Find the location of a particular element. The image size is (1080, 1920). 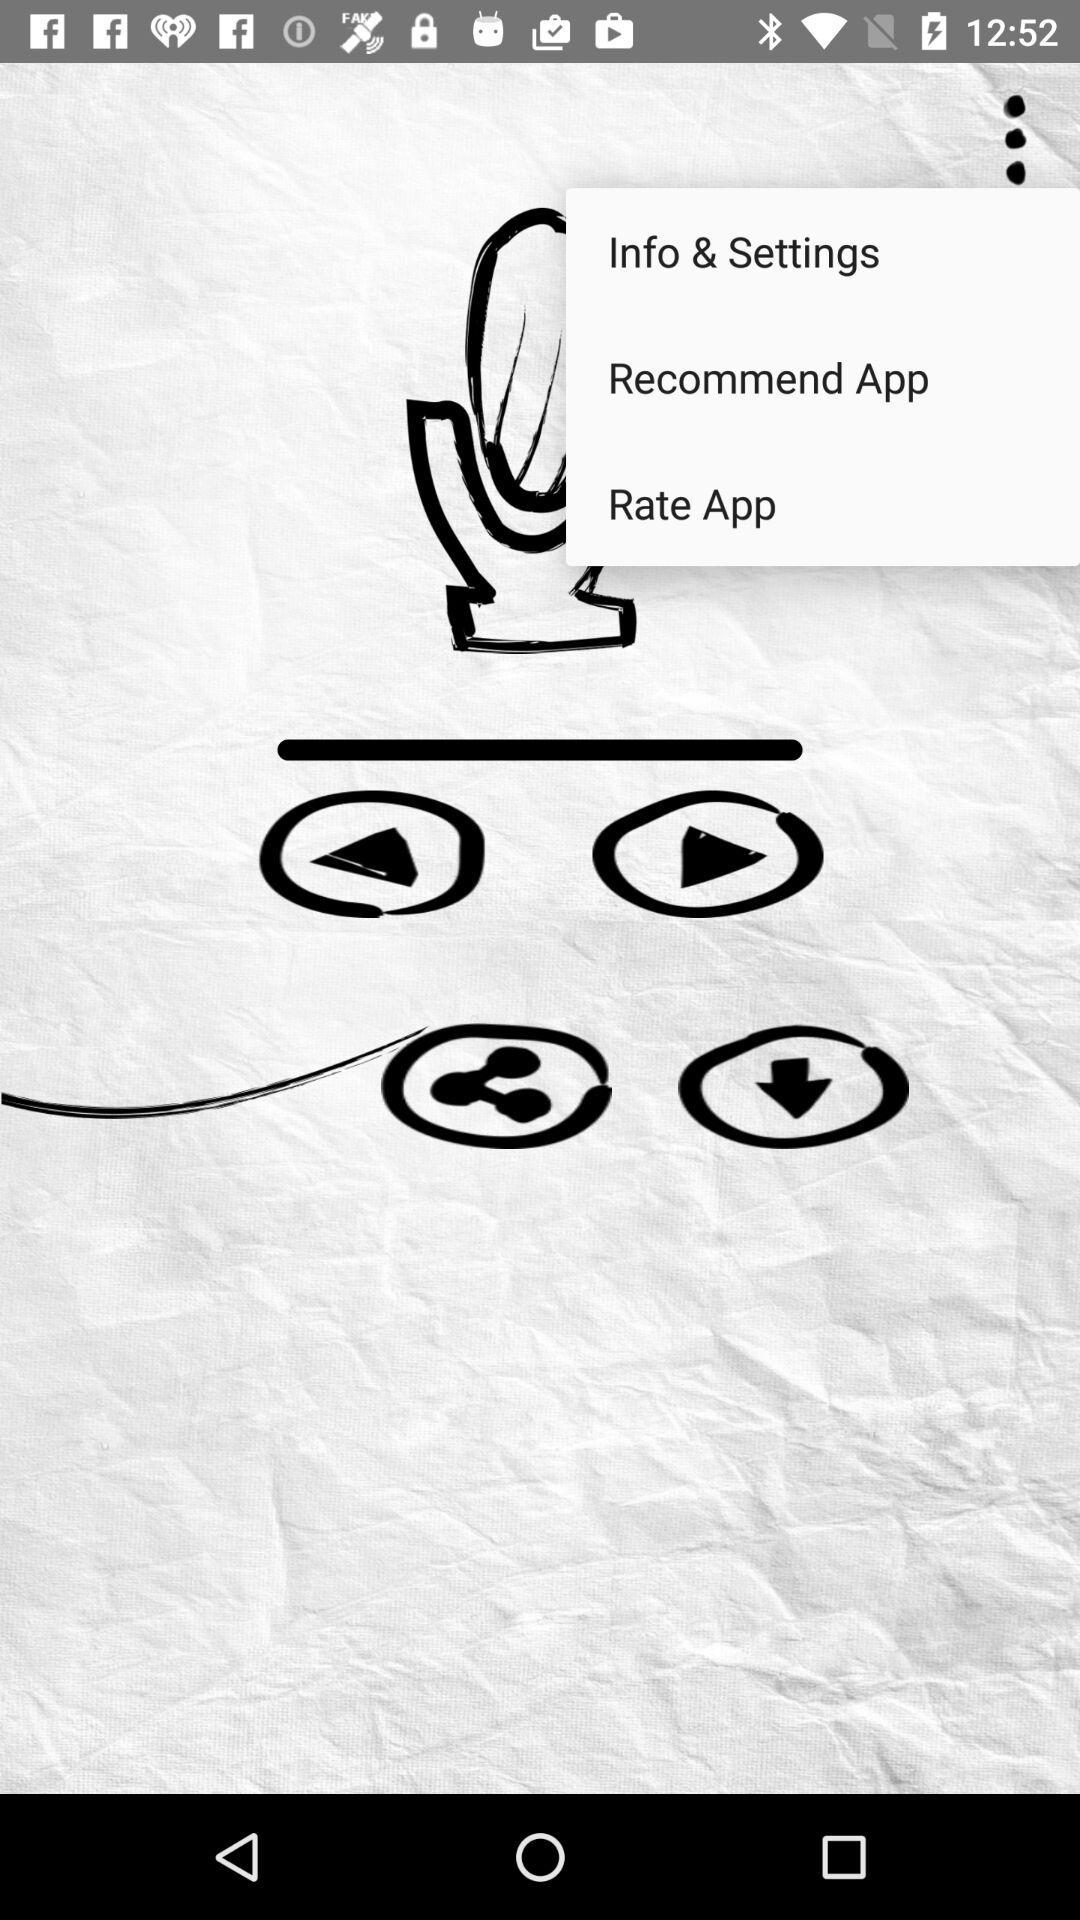

start recording is located at coordinates (540, 429).